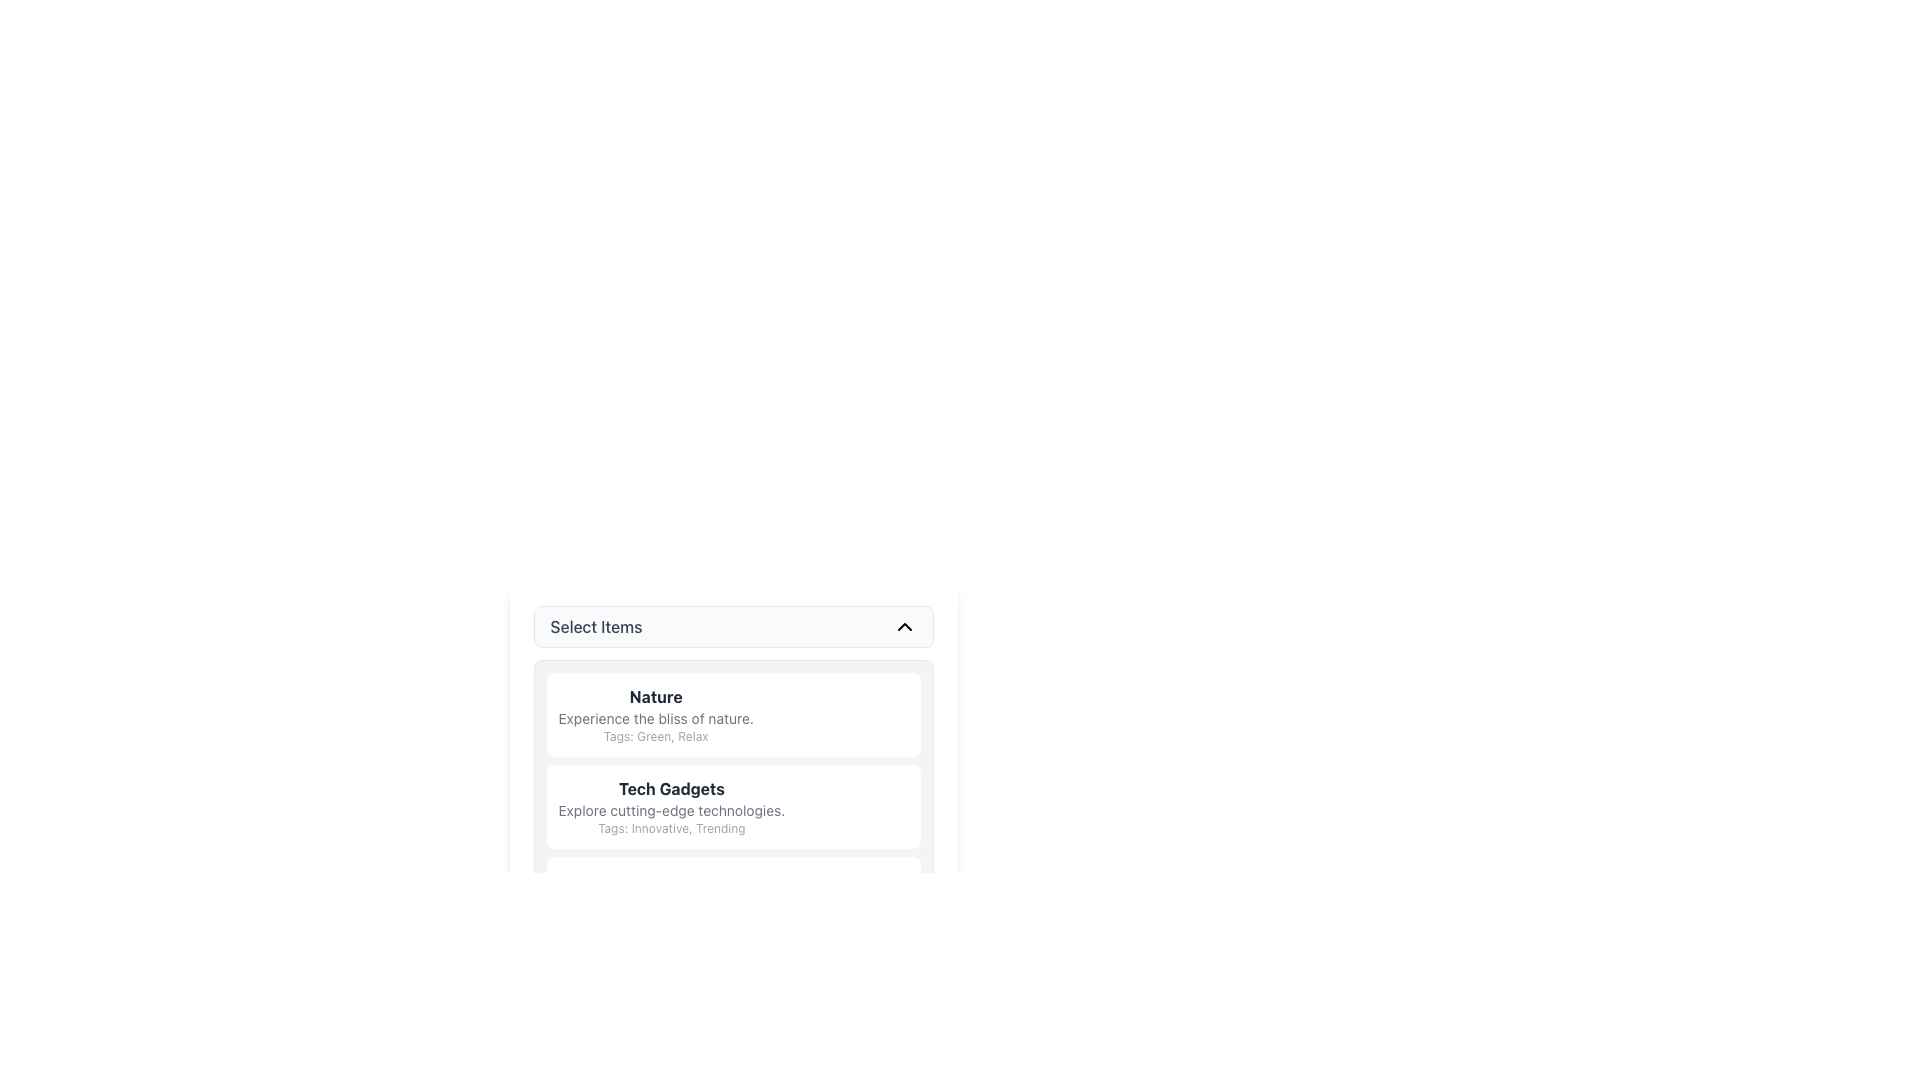 The width and height of the screenshot is (1920, 1080). What do you see at coordinates (656, 717) in the screenshot?
I see `the descriptive text element located below the 'Nature' heading and above the 'Tags: Green, Relax' descriptions, which provides contextual understanding of 'Nature'` at bounding box center [656, 717].